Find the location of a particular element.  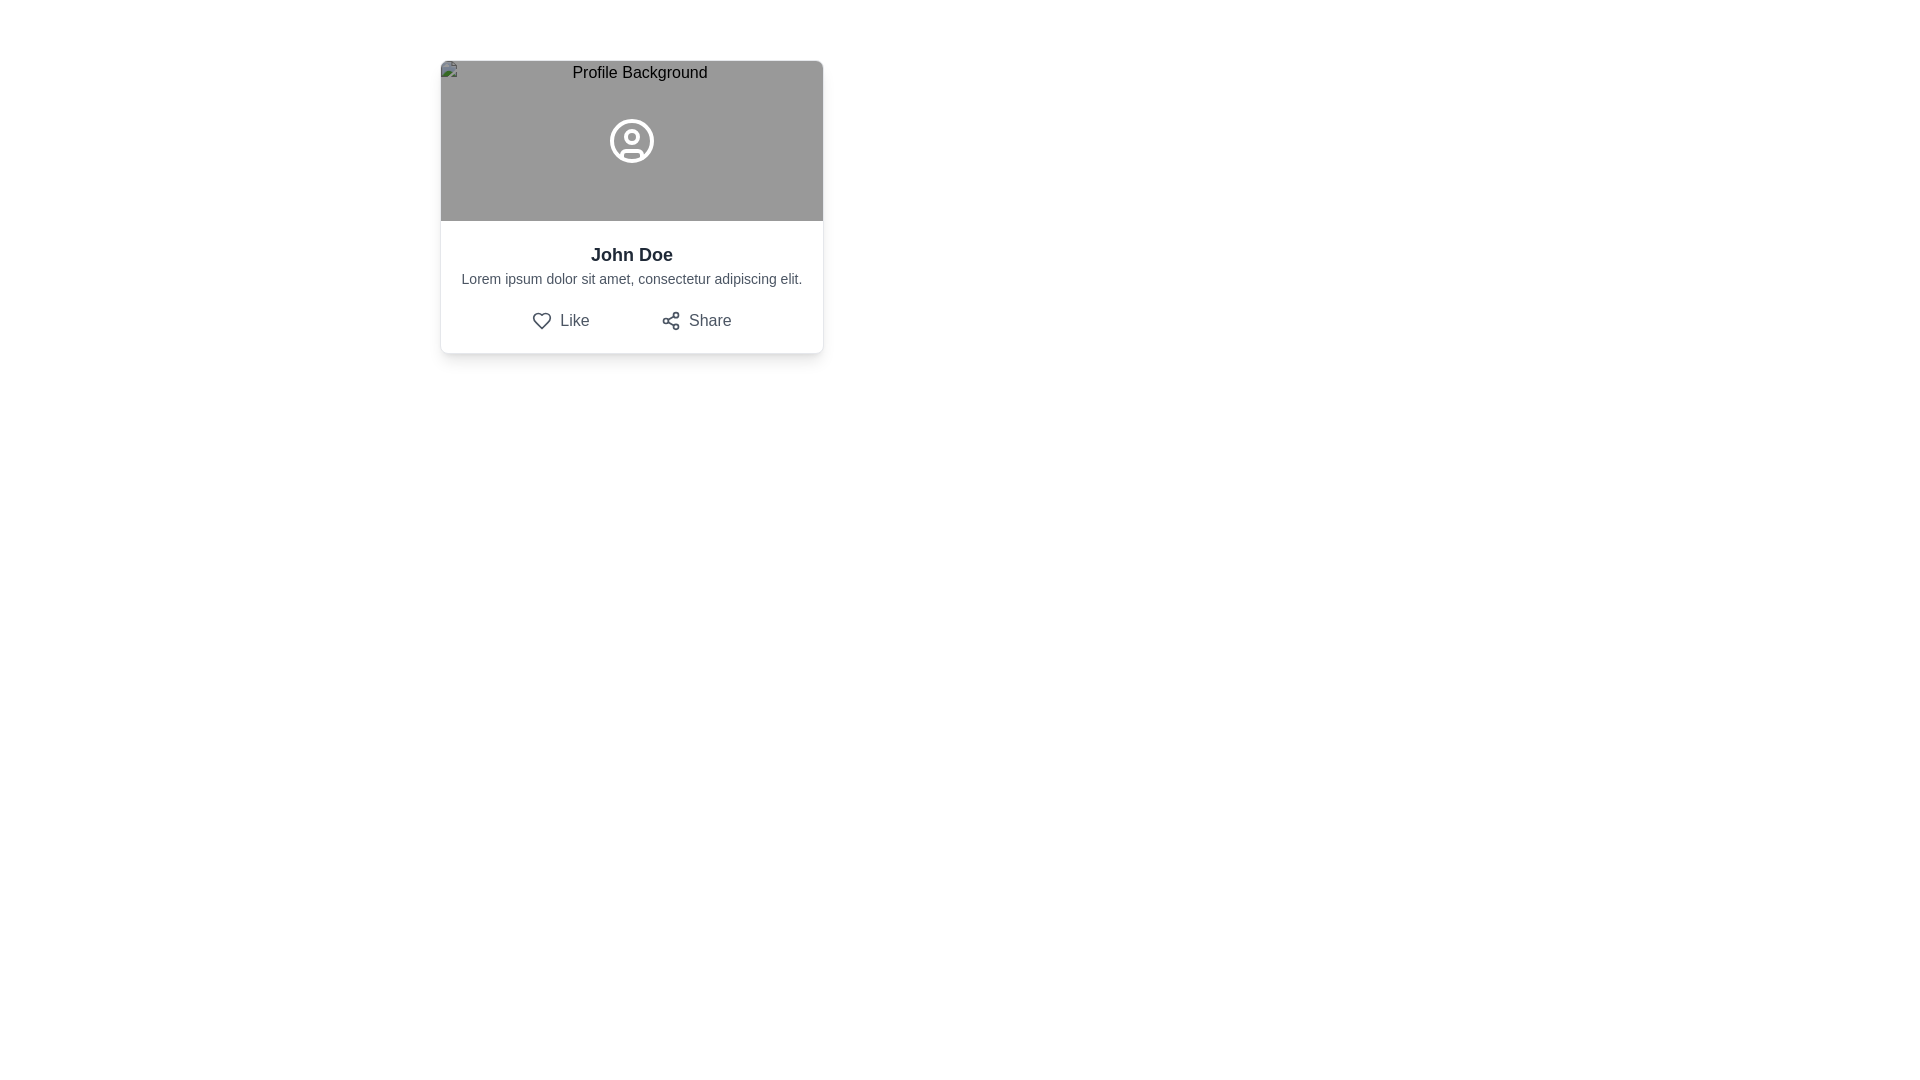

the 'Share' button located to the right of the 'Like' button in the button group at the bottom of the profile card is located at coordinates (696, 319).